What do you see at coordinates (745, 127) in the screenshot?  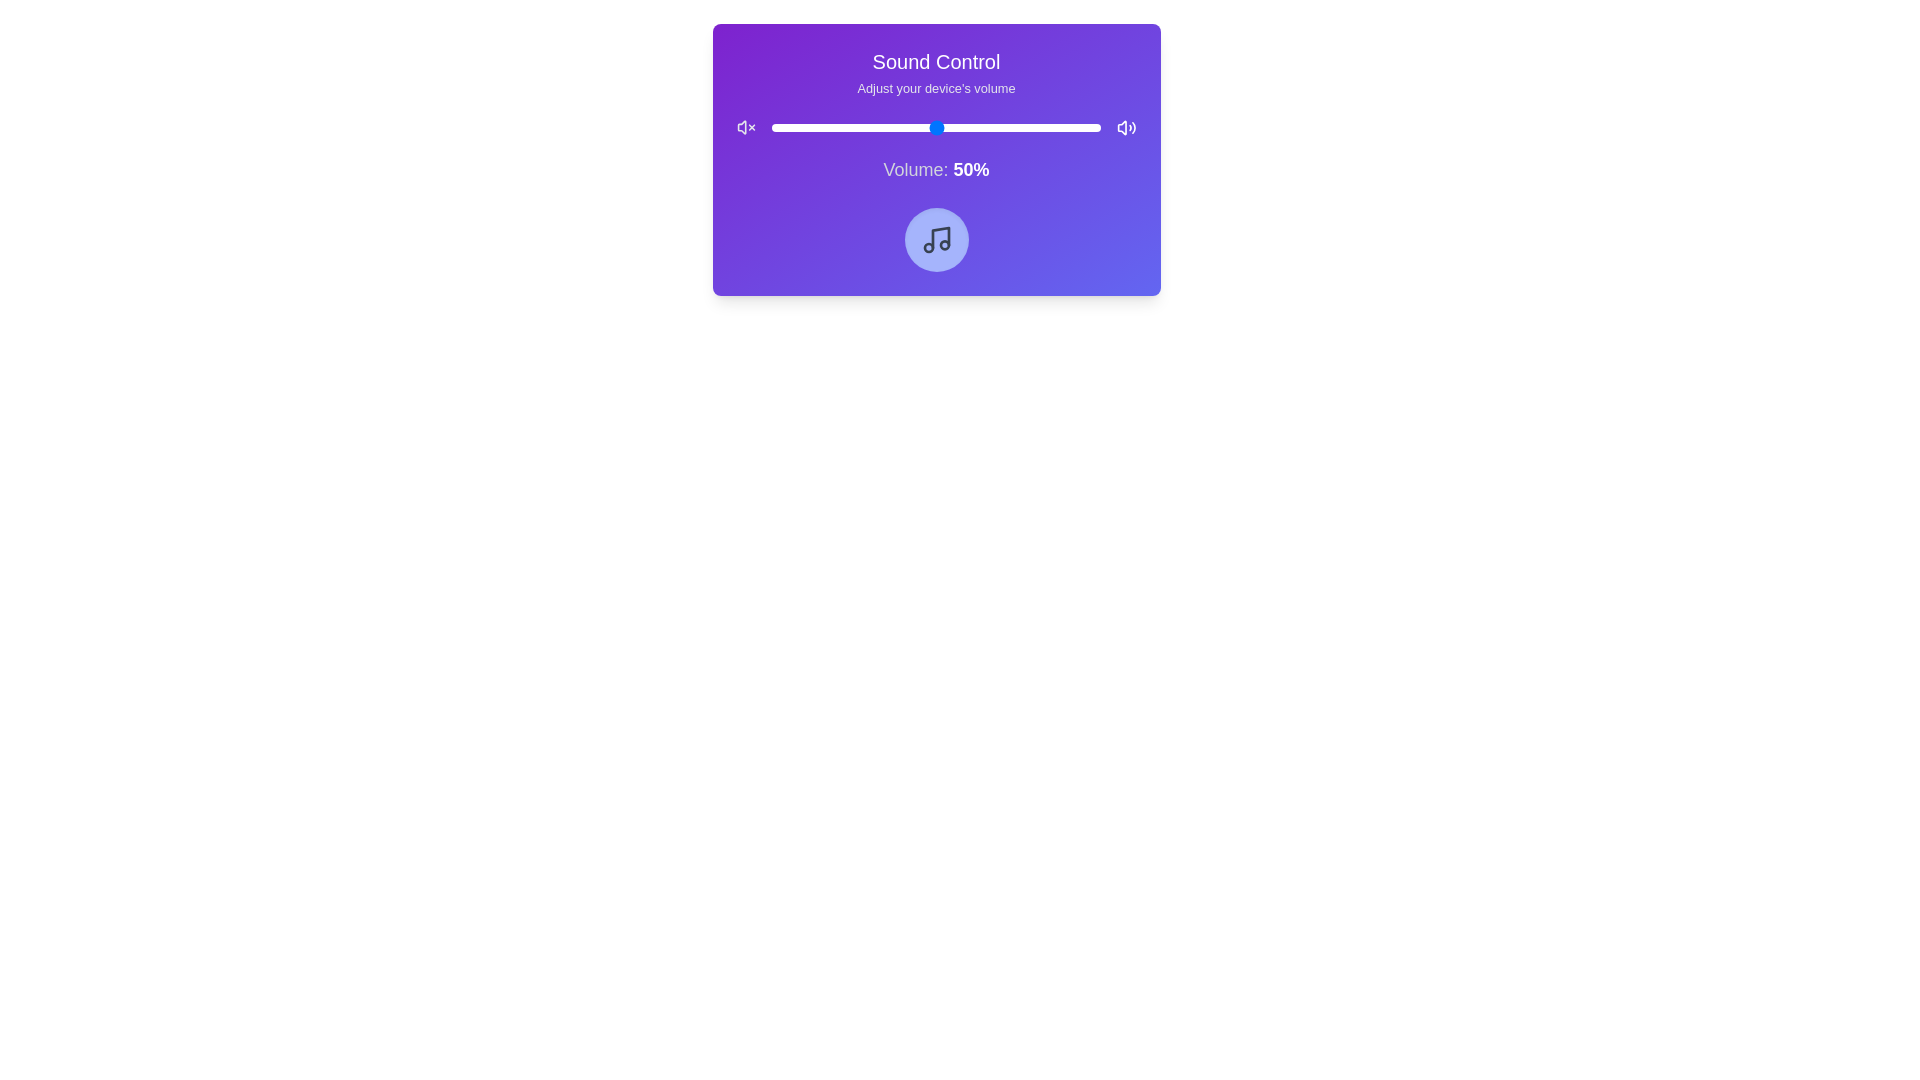 I see `the left volume icon` at bounding box center [745, 127].